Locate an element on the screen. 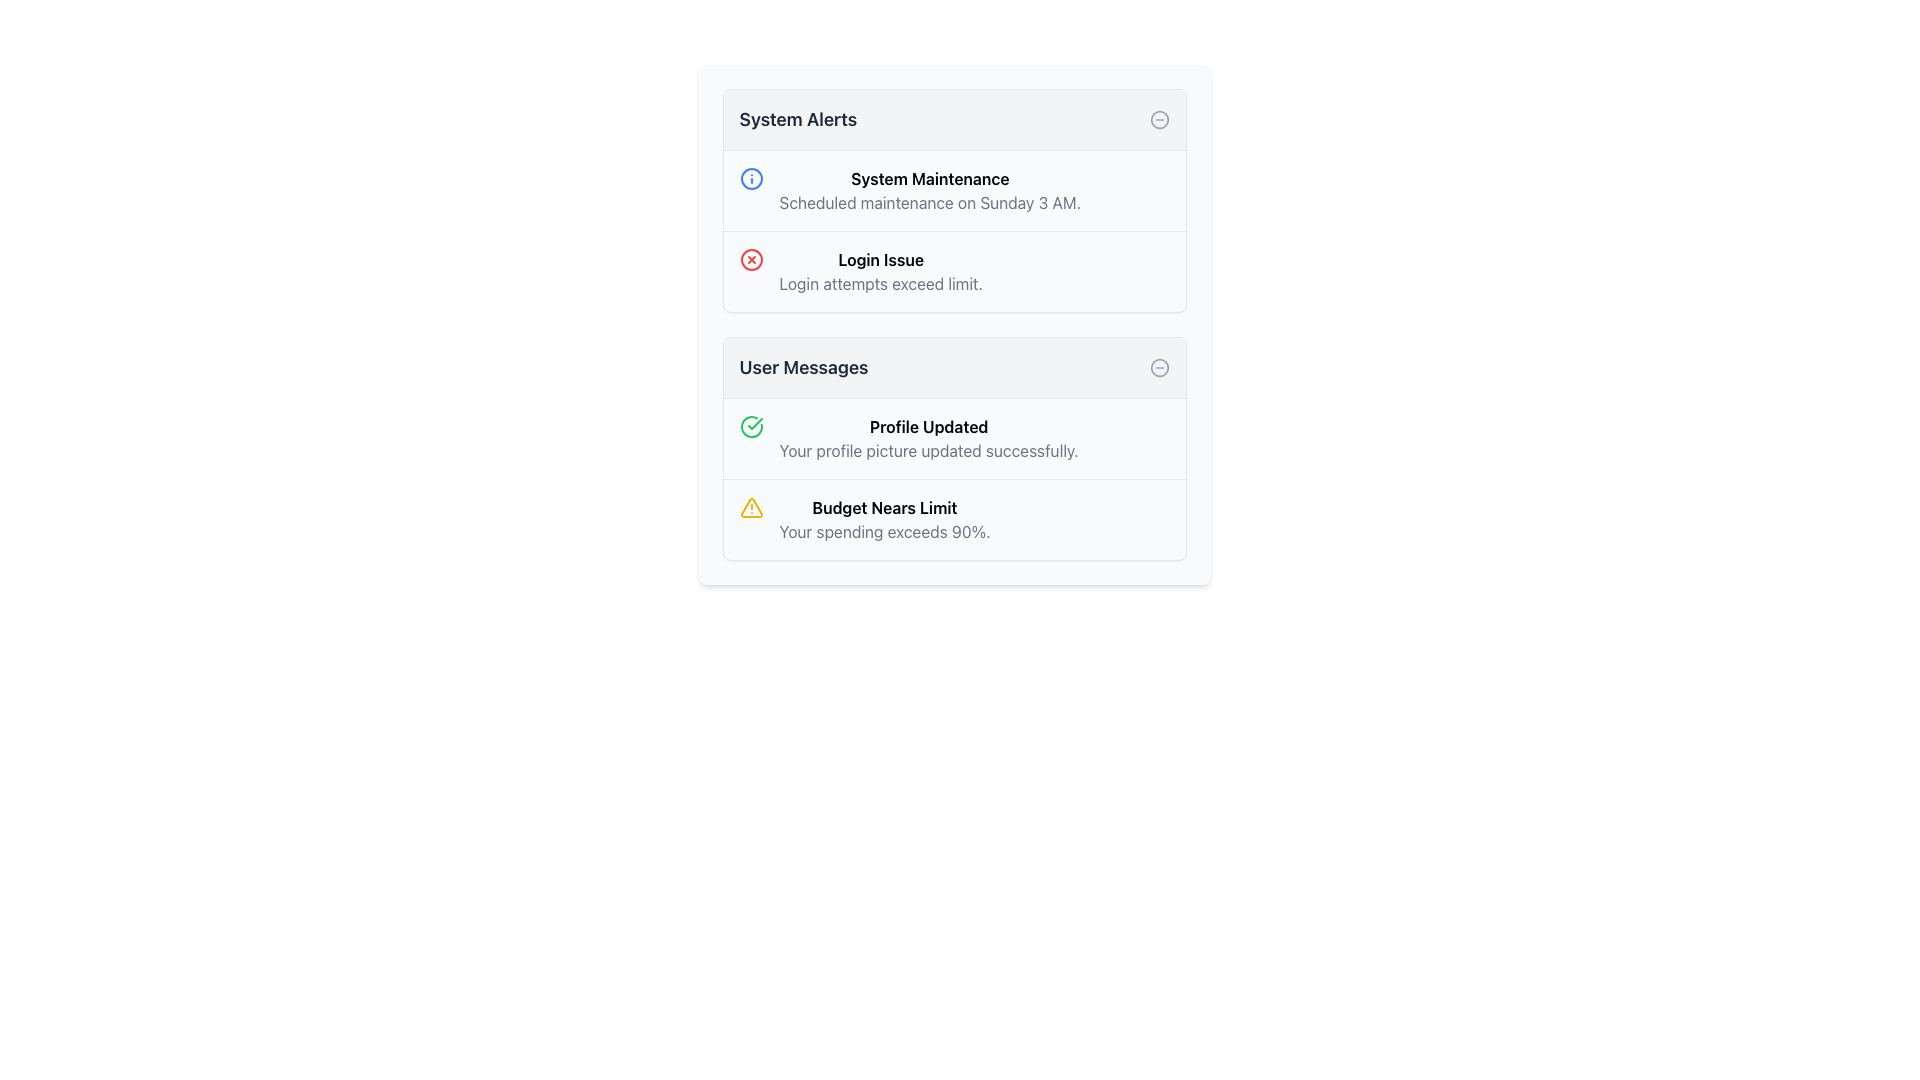 This screenshot has height=1080, width=1920. the Notification Panel labeled 'System Alerts', which includes information about 'System Maintenance' and 'Login Issue' is located at coordinates (953, 200).